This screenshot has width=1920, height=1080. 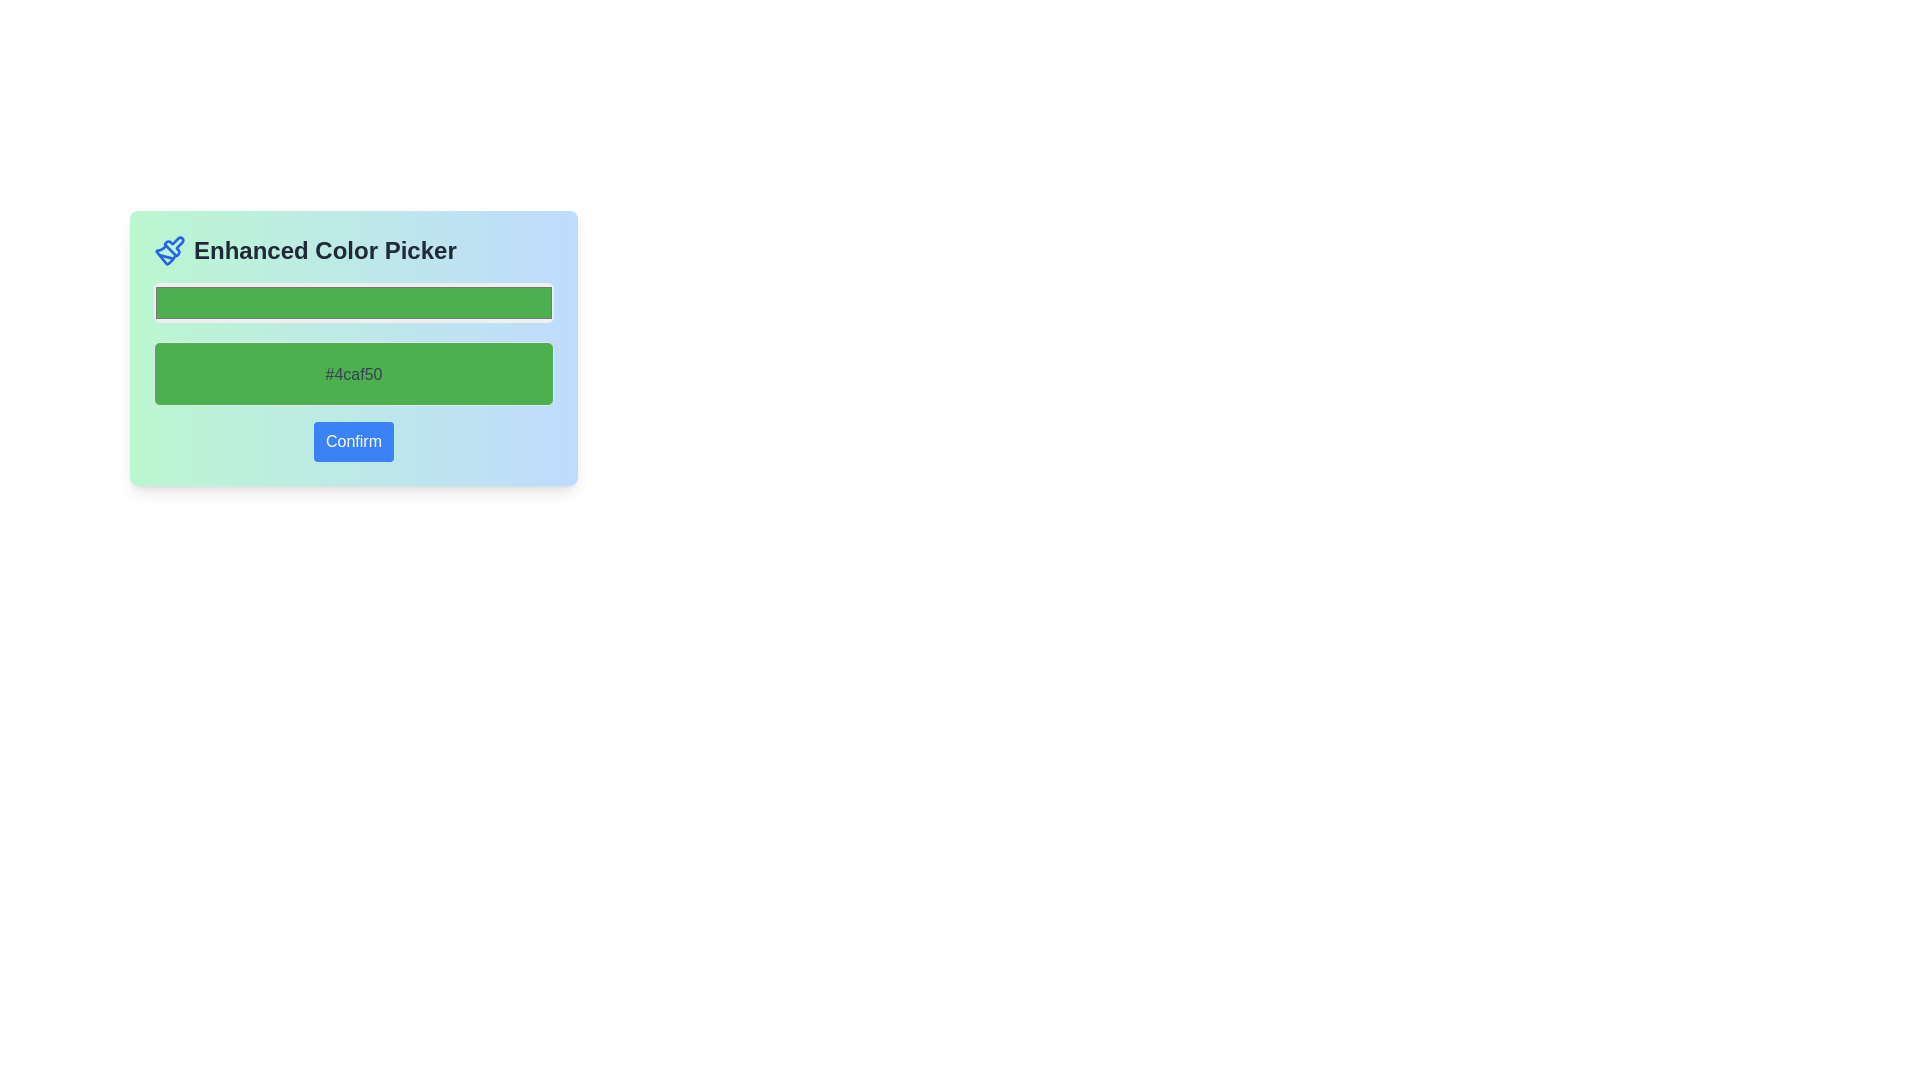 What do you see at coordinates (354, 304) in the screenshot?
I see `a new color from the color selection box, which is located below the 'Enhanced Color Picker' heading and above the text '#4caf50'` at bounding box center [354, 304].